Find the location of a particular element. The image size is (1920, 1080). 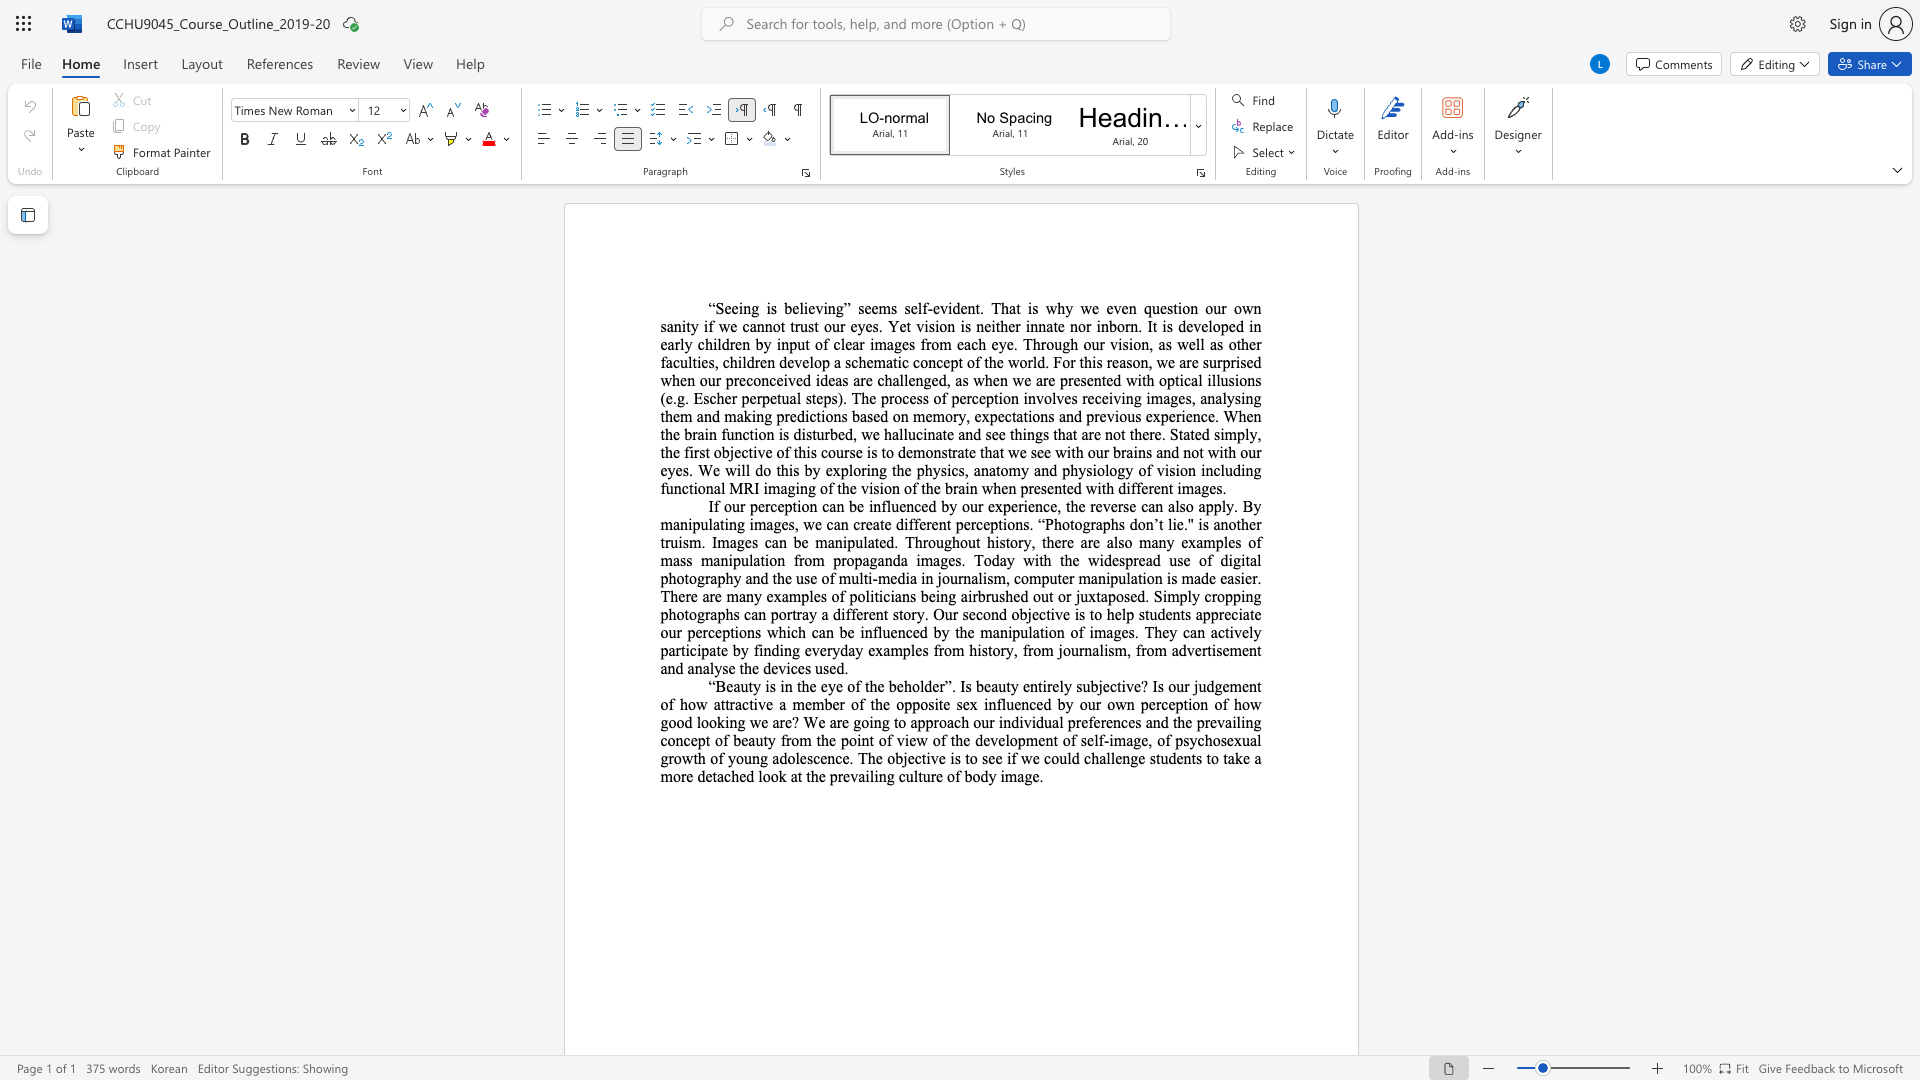

the subset text "ptions. “Photographs don’t lie." within the text "If our perception can be influenced by our experience, the reverse can also apply. By manipulating images, we can create different perceptions. “Photographs don’t lie." is located at coordinates (990, 523).